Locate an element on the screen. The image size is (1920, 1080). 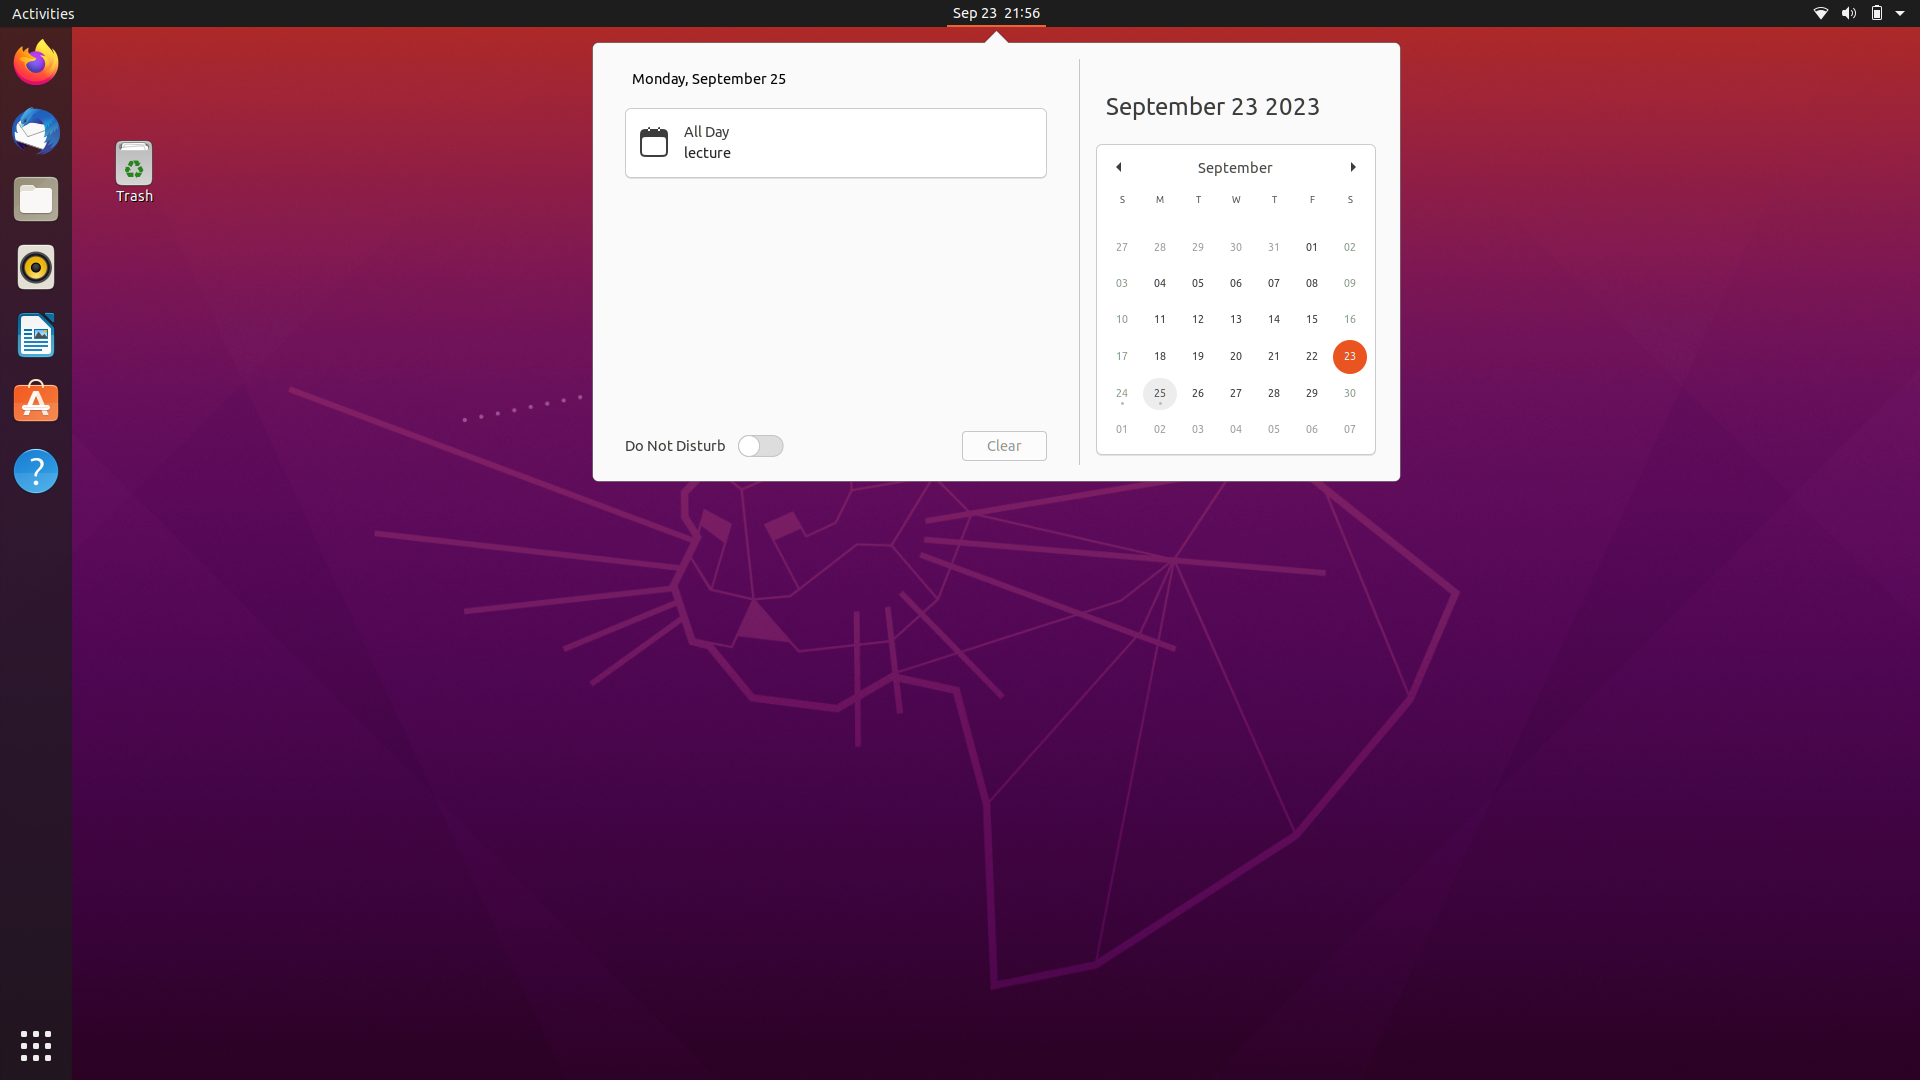
View next month"s events is located at coordinates (1353, 164).